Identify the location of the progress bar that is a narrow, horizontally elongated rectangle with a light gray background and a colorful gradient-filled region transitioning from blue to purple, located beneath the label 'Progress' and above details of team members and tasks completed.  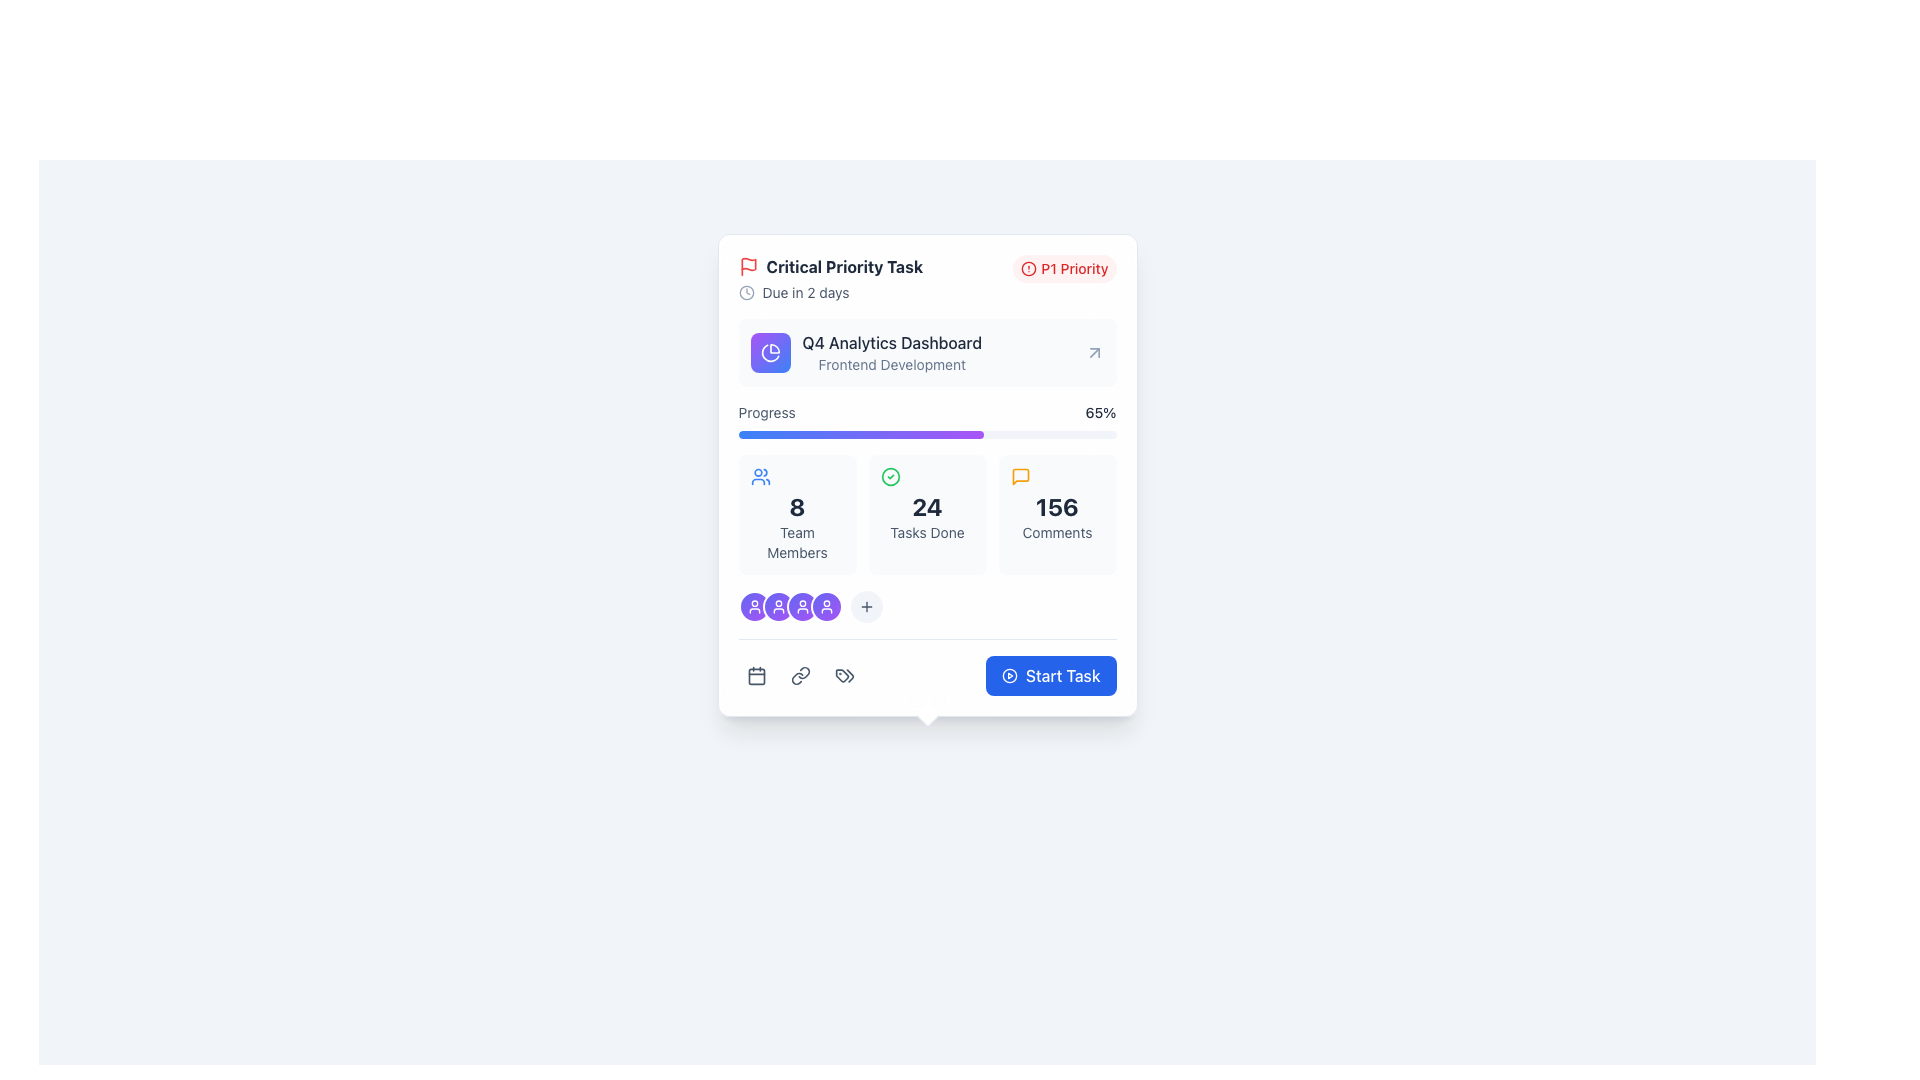
(926, 434).